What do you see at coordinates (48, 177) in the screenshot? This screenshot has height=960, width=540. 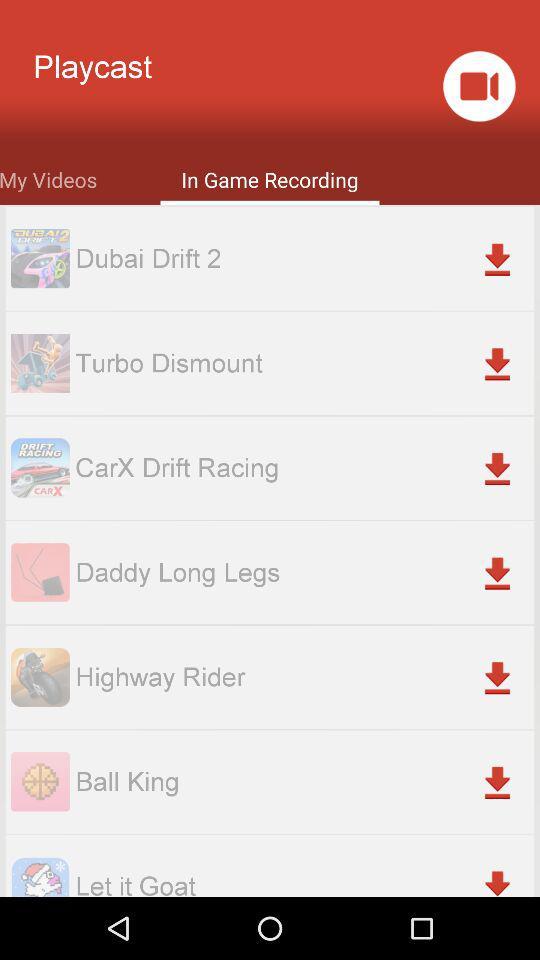 I see `the my videos` at bounding box center [48, 177].